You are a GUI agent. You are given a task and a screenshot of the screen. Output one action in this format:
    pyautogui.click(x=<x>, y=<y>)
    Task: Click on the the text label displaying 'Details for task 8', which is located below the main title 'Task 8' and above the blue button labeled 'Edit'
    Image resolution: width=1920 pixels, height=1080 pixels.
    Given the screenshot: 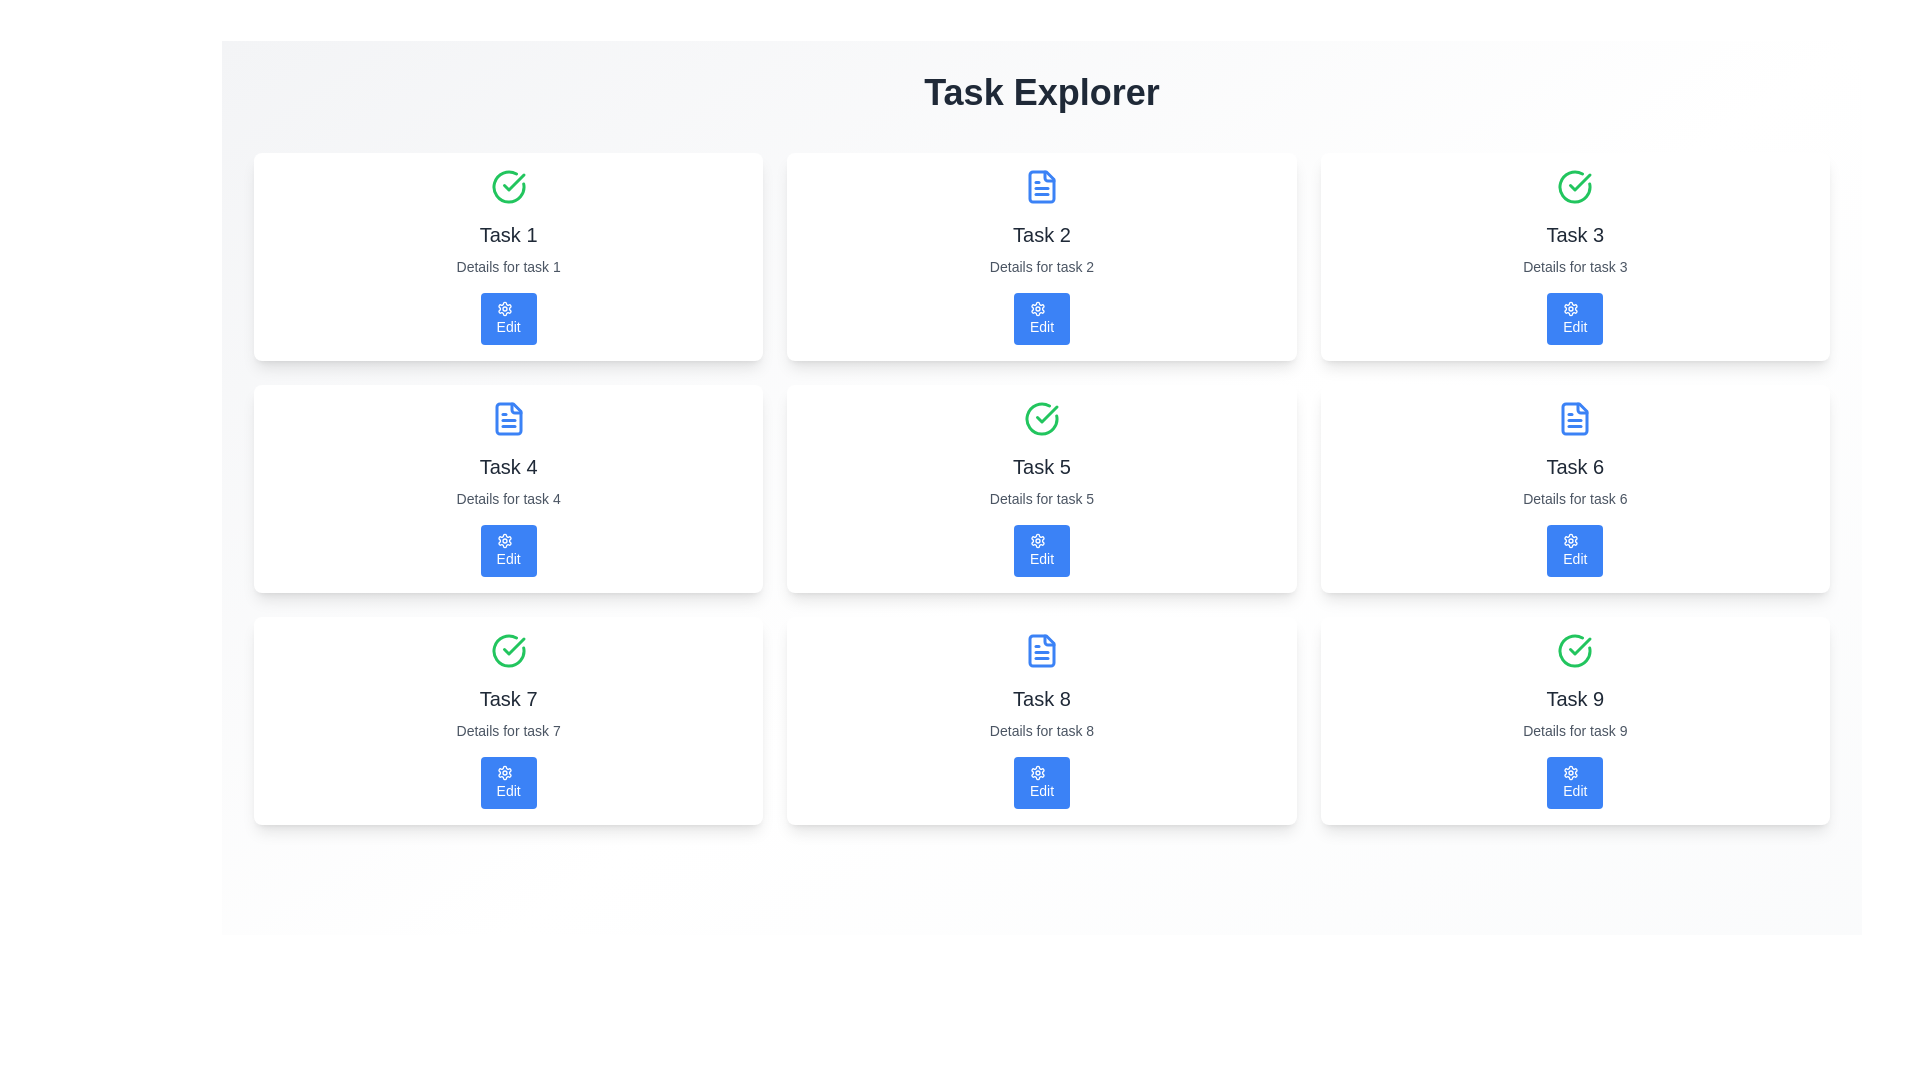 What is the action you would take?
    pyautogui.click(x=1040, y=731)
    